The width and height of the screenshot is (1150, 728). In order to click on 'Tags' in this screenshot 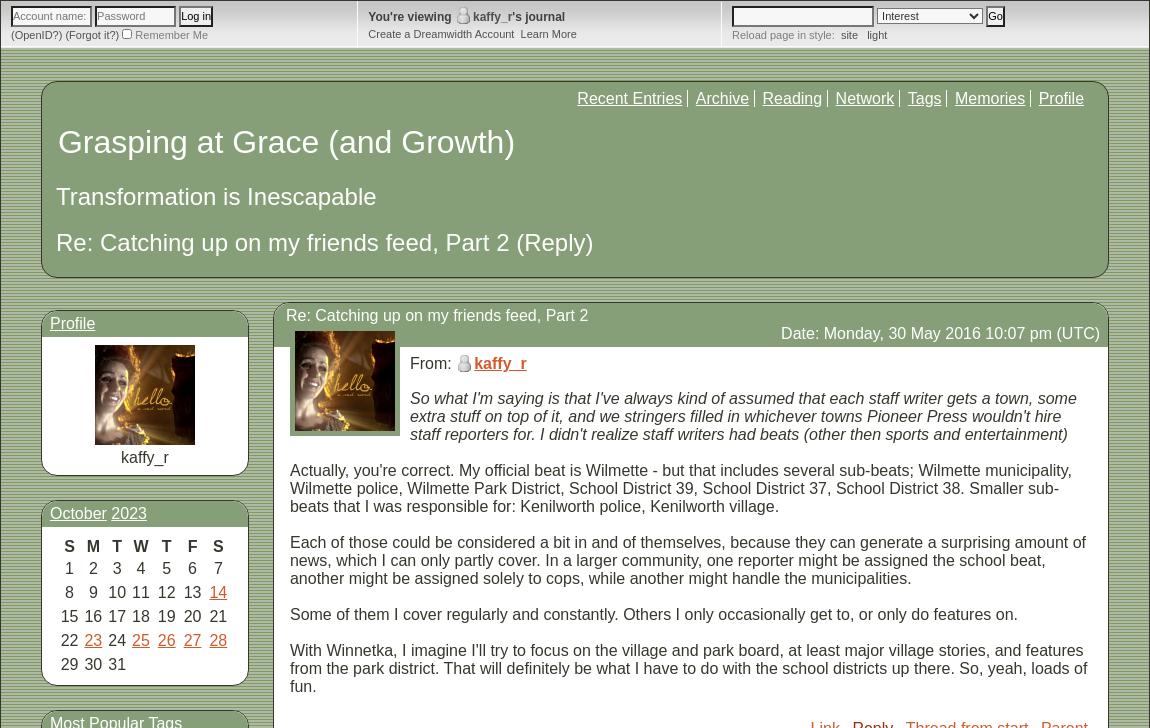, I will do `click(924, 98)`.